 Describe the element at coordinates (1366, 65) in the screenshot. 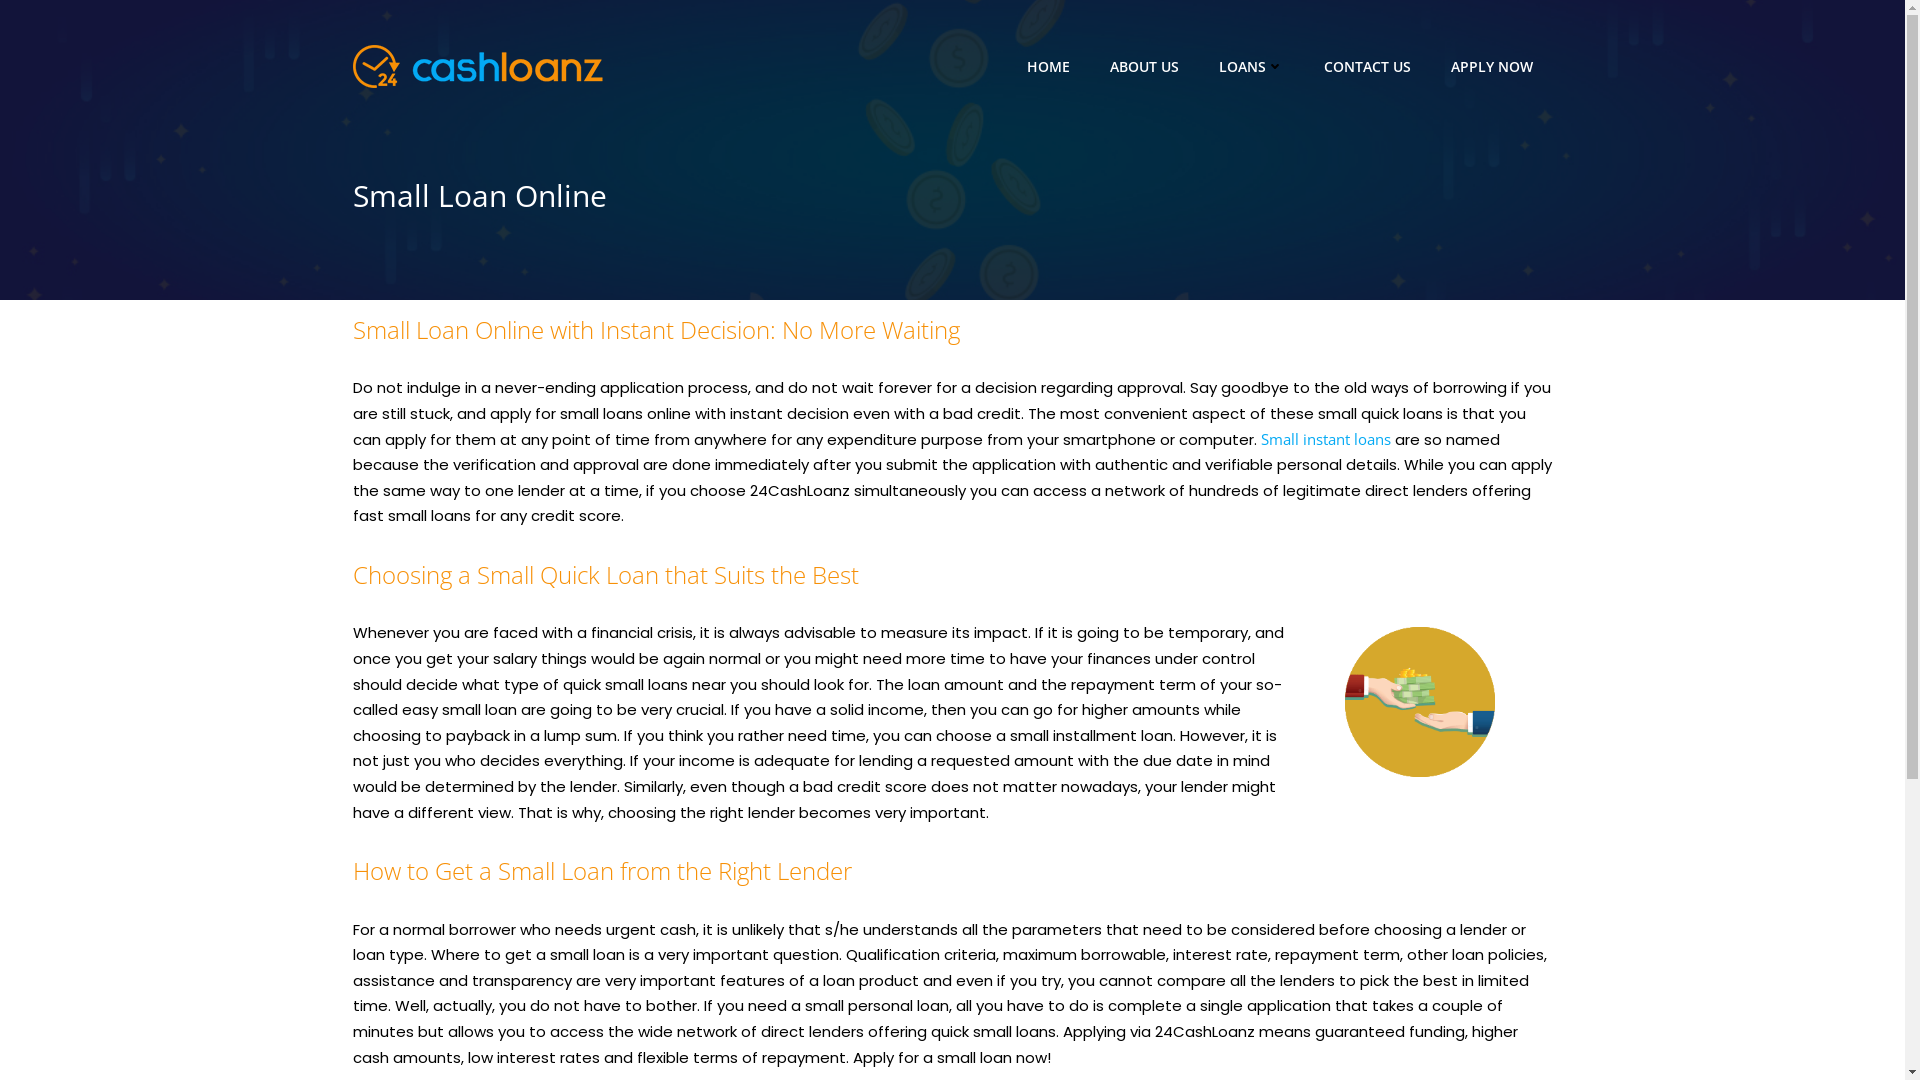

I see `'CONTACT US'` at that location.